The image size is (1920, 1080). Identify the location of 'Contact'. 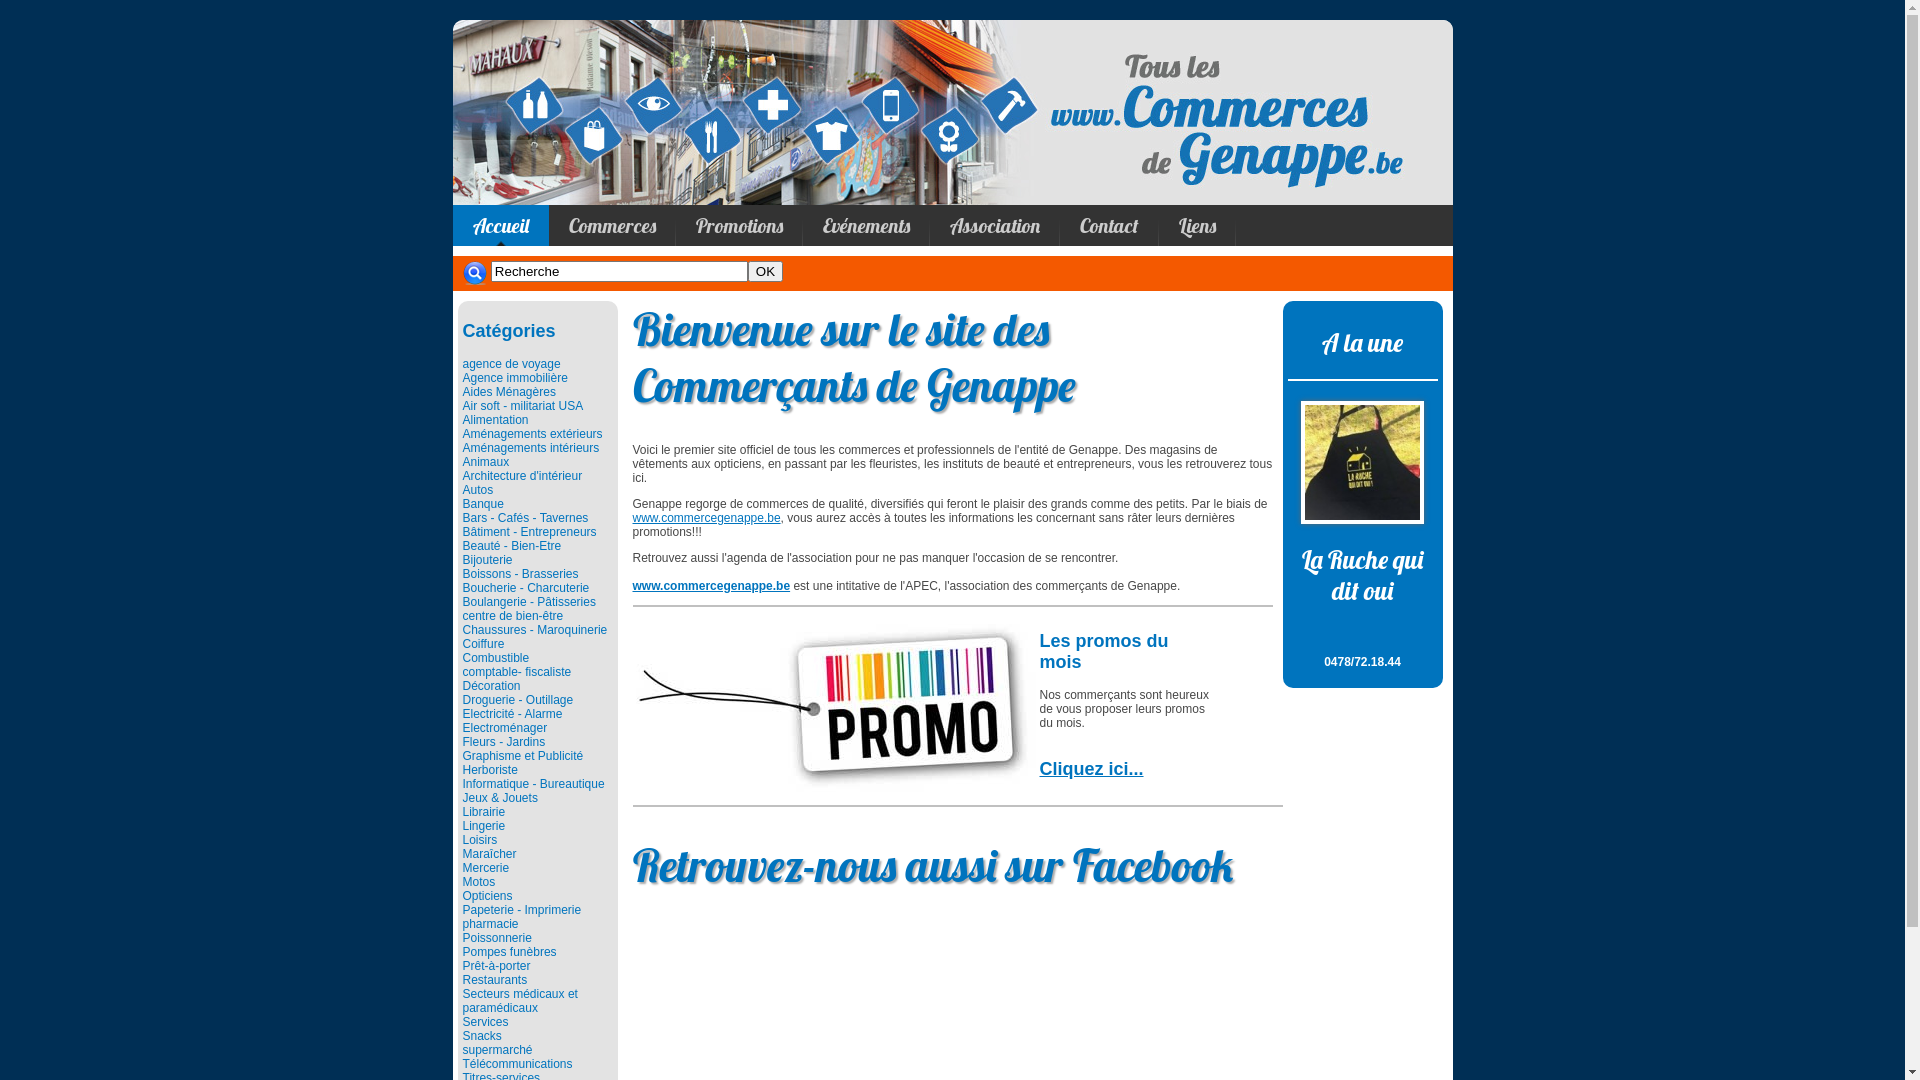
(1108, 225).